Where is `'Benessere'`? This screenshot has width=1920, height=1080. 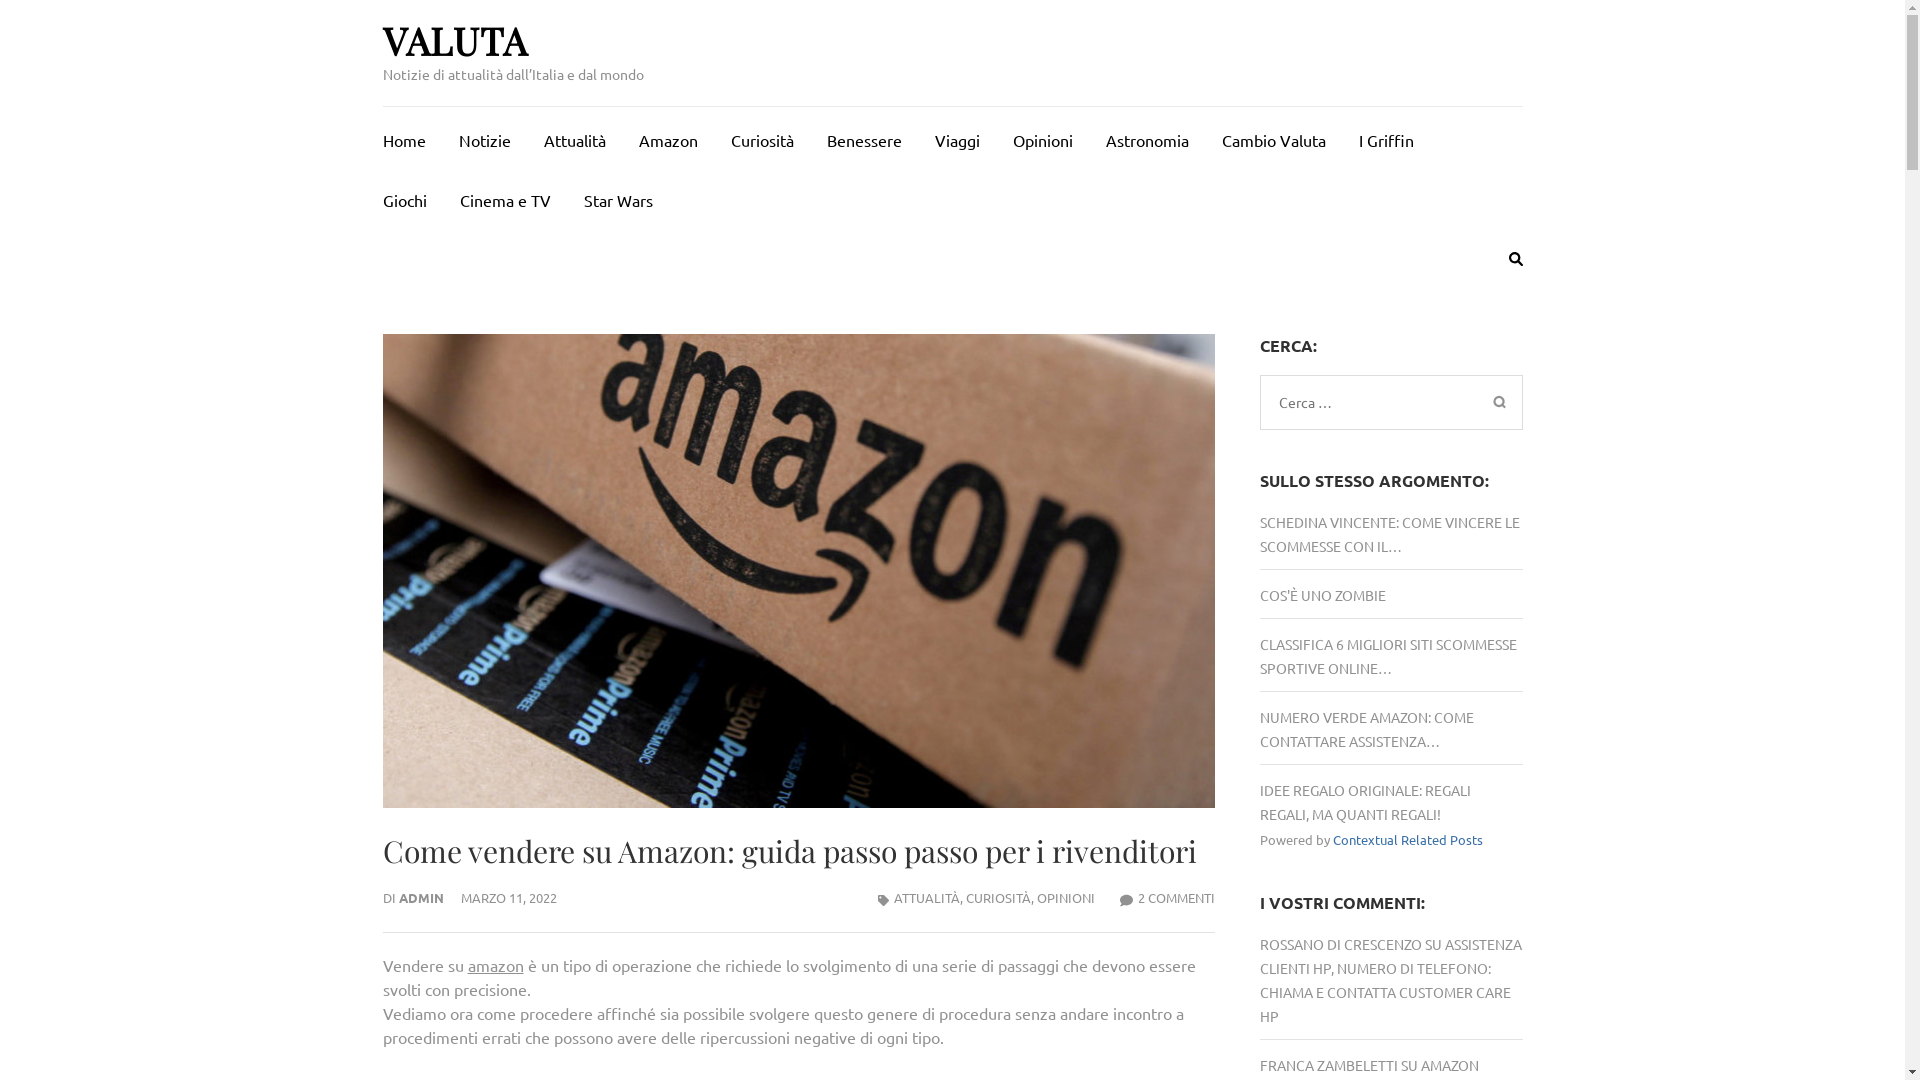 'Benessere' is located at coordinates (863, 136).